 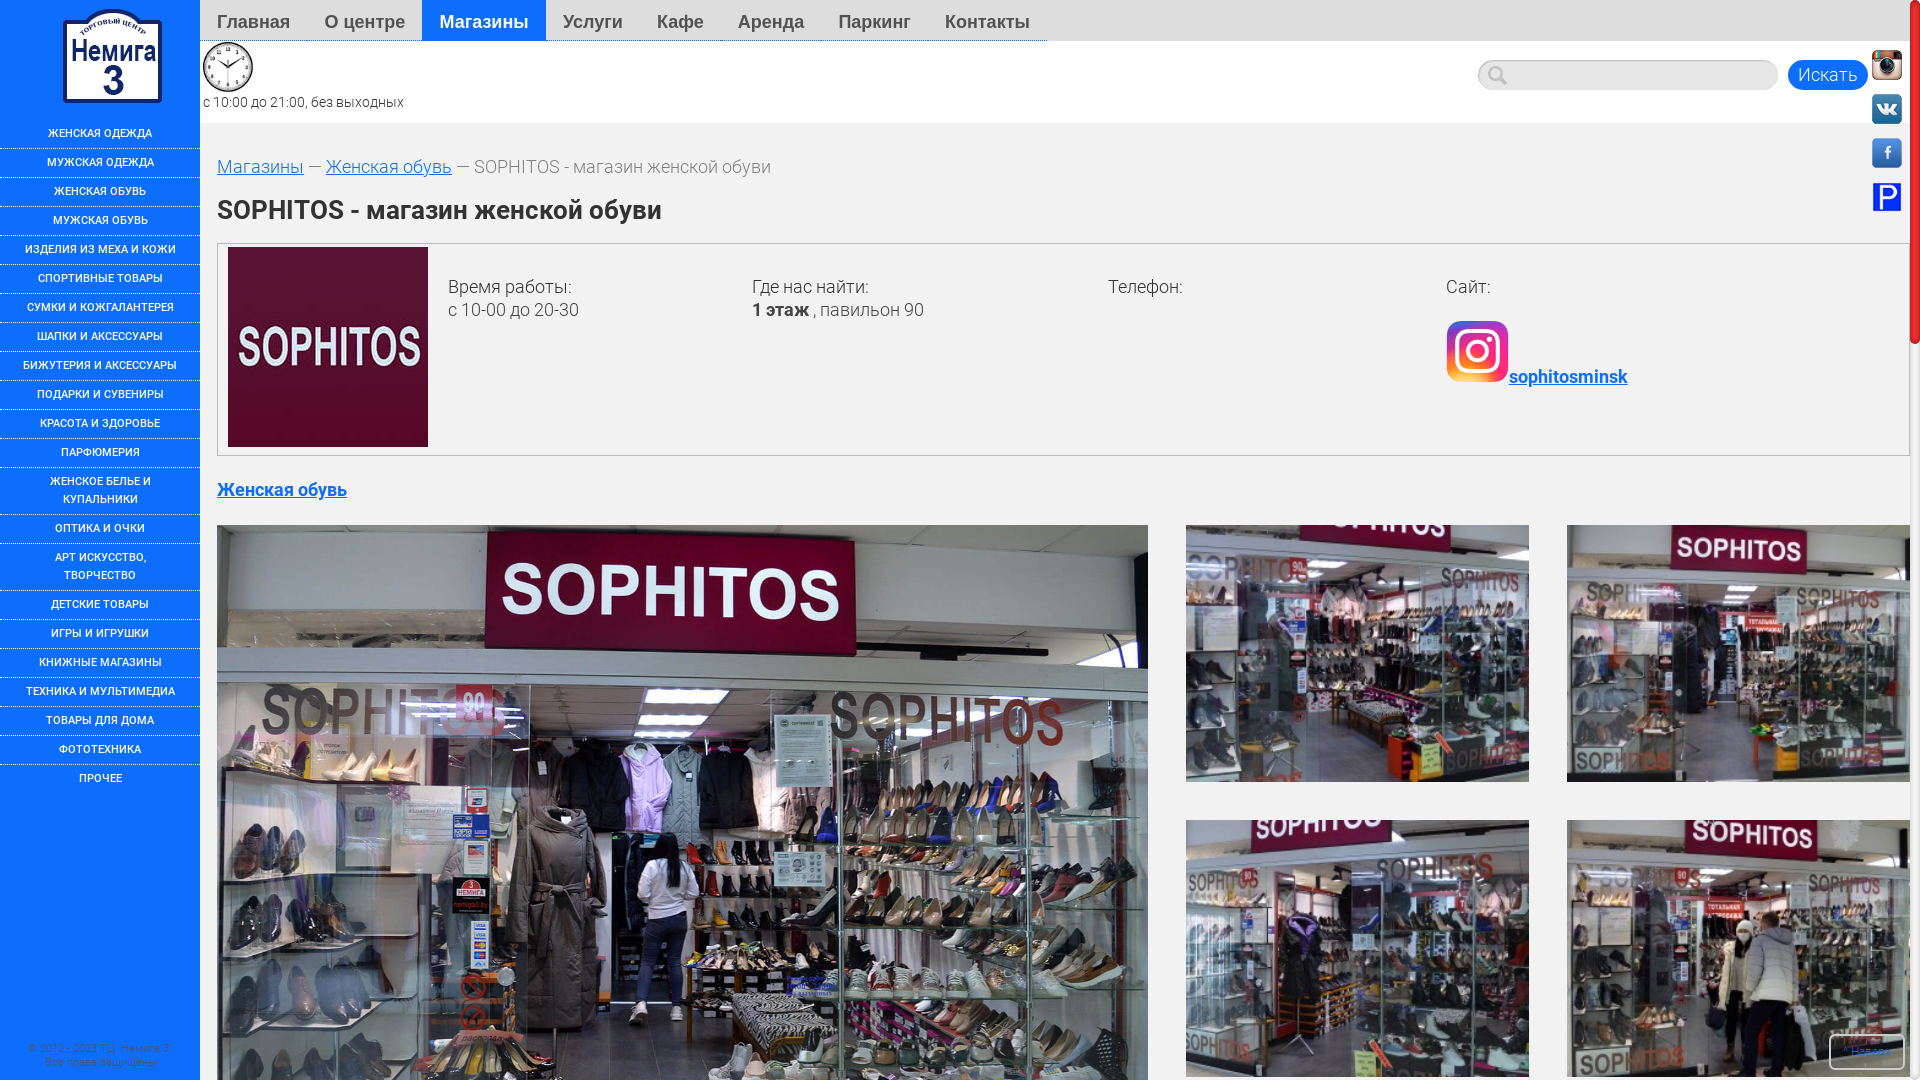 What do you see at coordinates (1535, 376) in the screenshot?
I see `'sophitosminsk'` at bounding box center [1535, 376].